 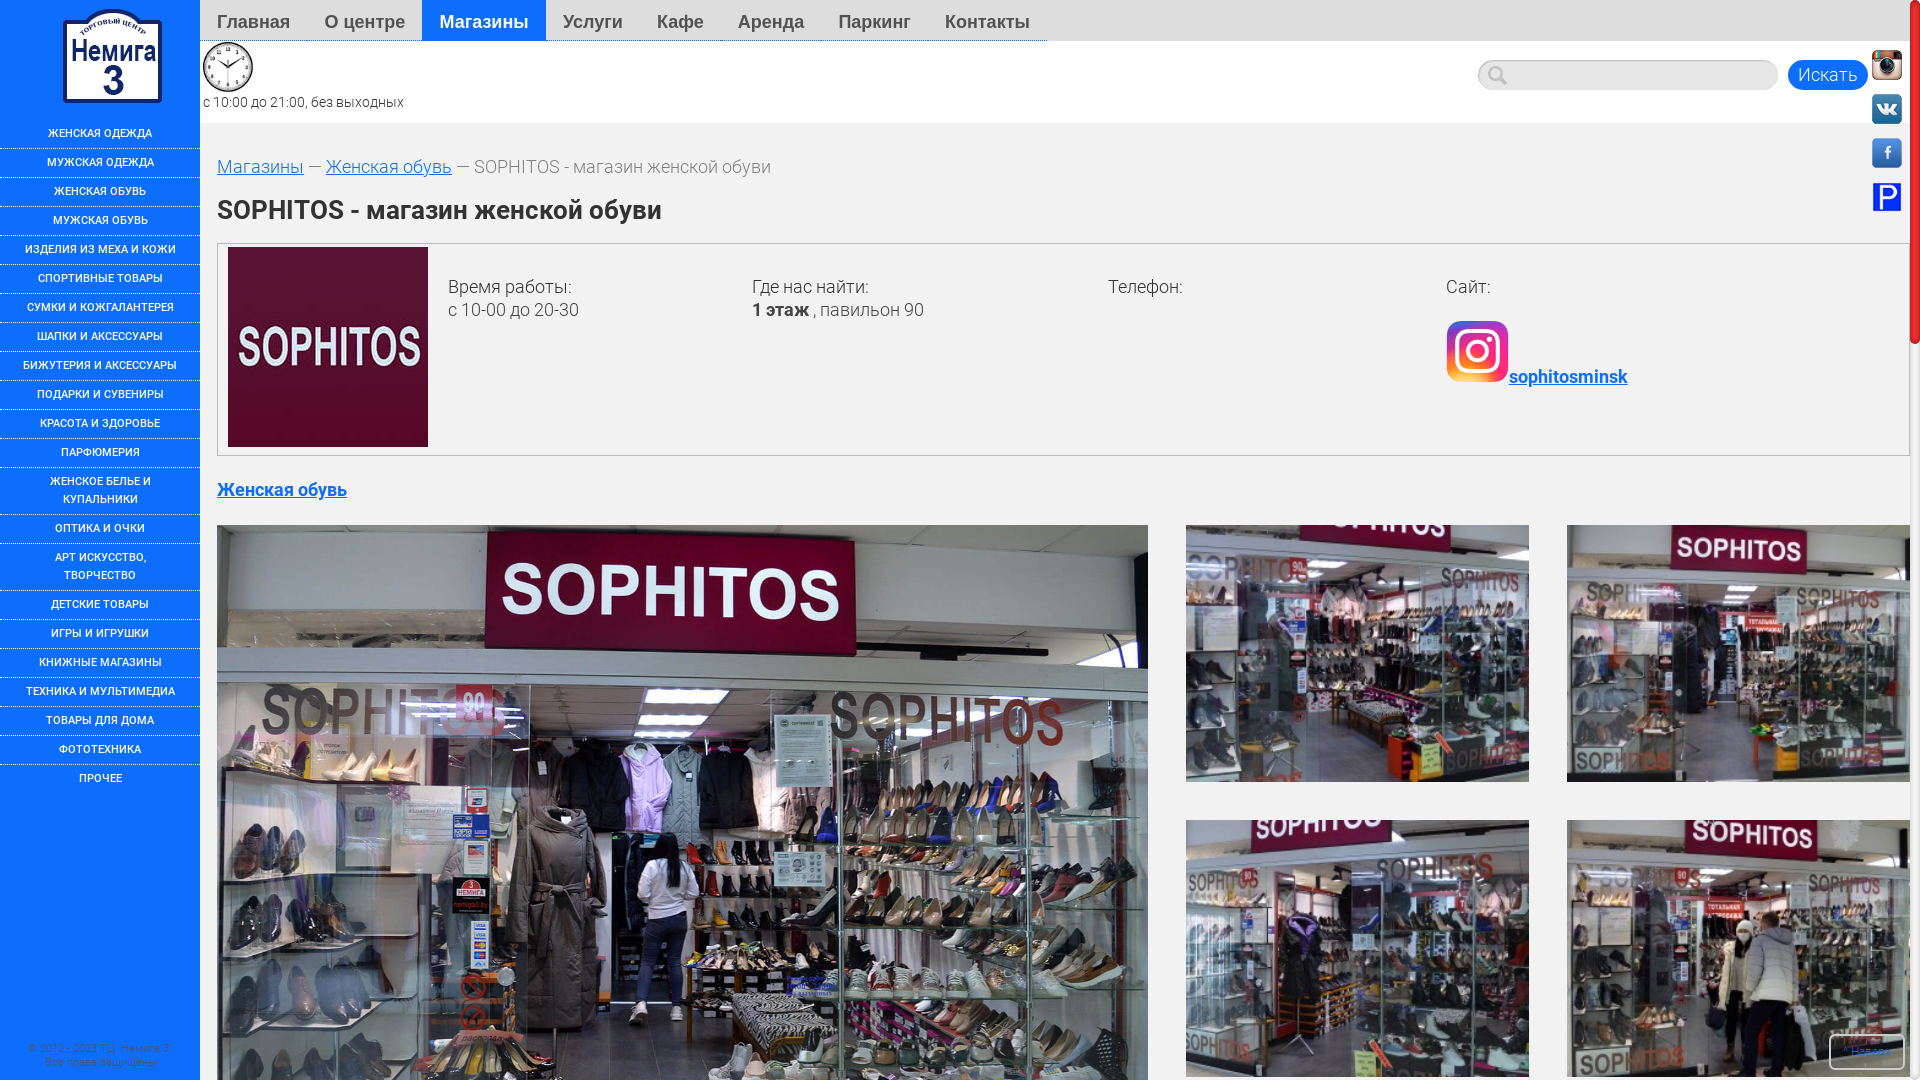 What do you see at coordinates (1535, 376) in the screenshot?
I see `'sophitosminsk'` at bounding box center [1535, 376].